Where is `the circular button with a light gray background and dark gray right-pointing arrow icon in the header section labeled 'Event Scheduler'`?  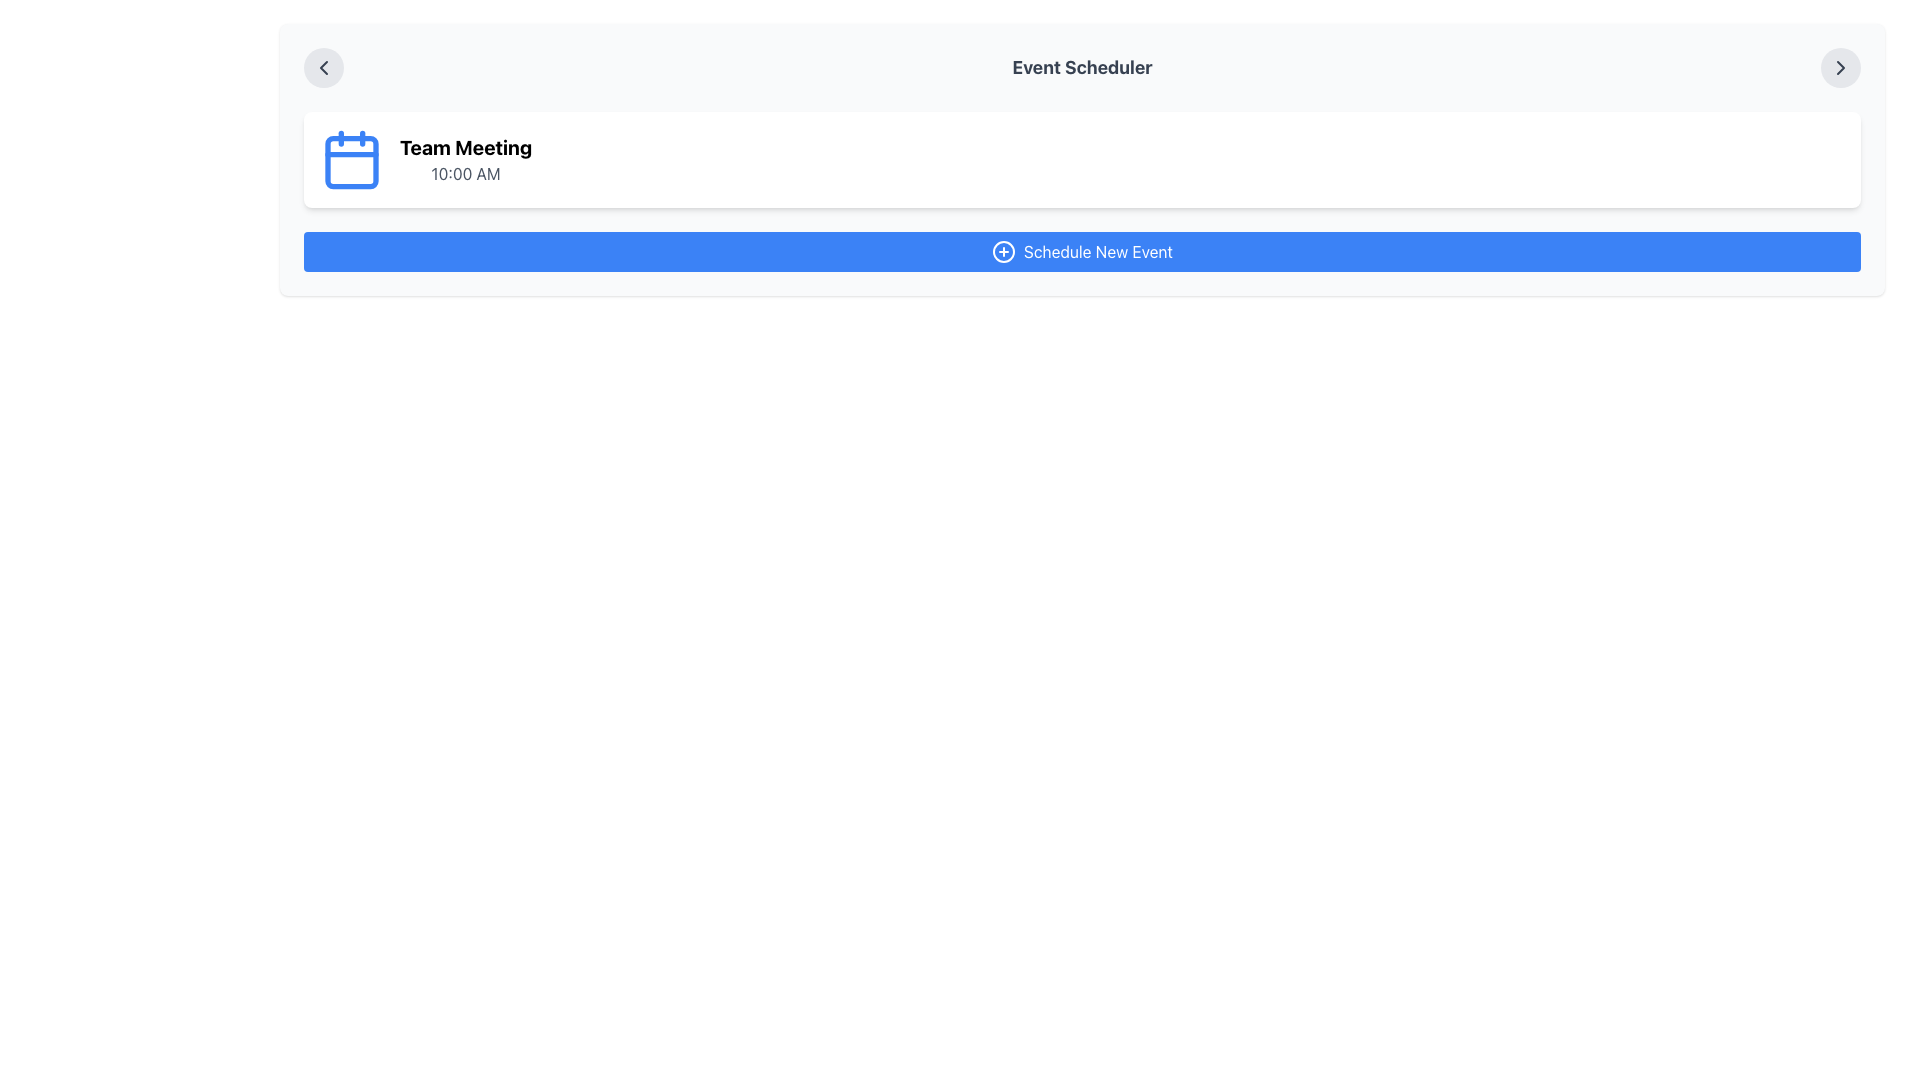 the circular button with a light gray background and dark gray right-pointing arrow icon in the header section labeled 'Event Scheduler' is located at coordinates (1840, 67).